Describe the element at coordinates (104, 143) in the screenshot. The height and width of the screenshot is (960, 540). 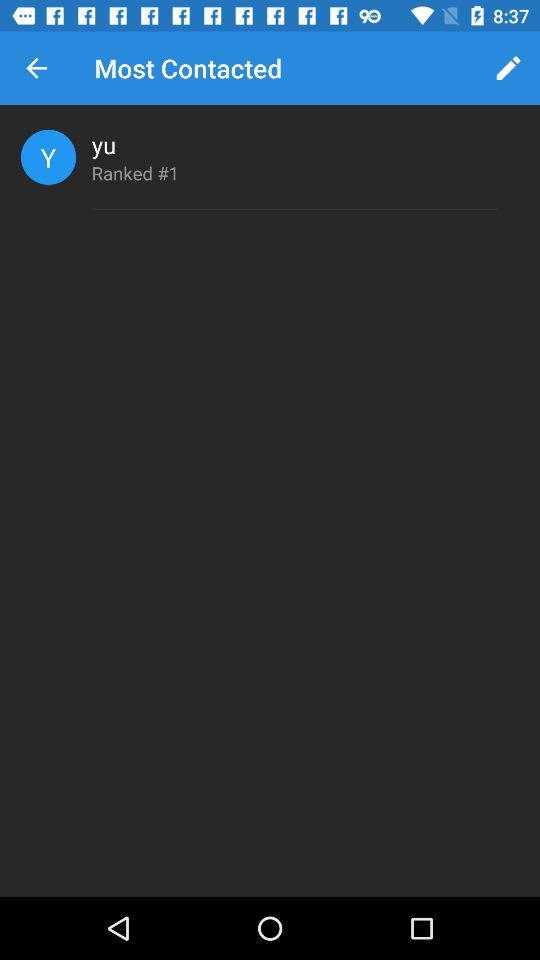
I see `item above ranked #1 item` at that location.